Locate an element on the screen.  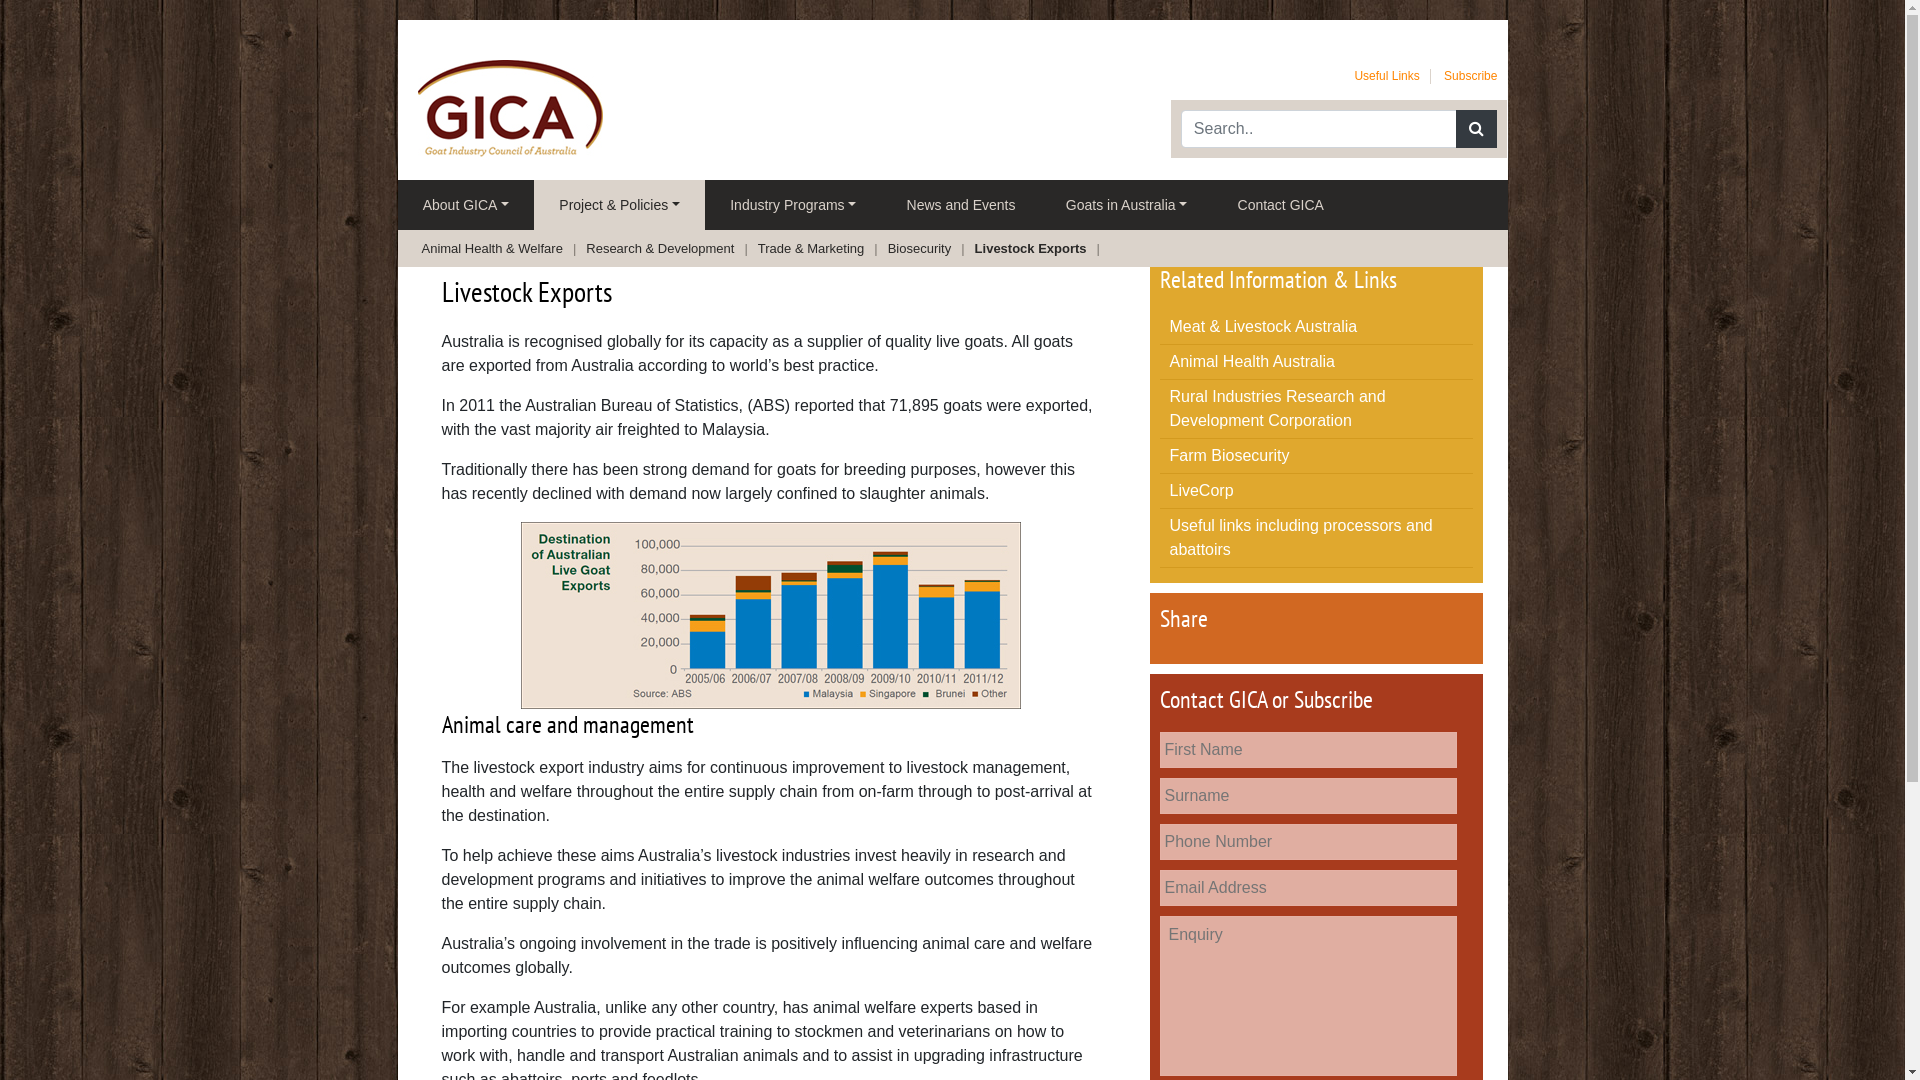
'Search' is located at coordinates (1476, 128).